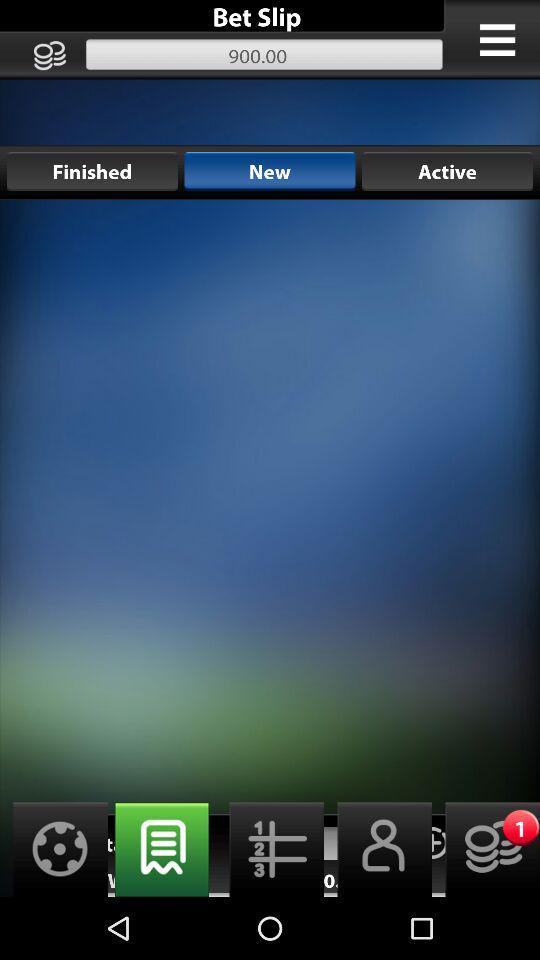 This screenshot has width=540, height=960. I want to click on the list icon, so click(270, 909).